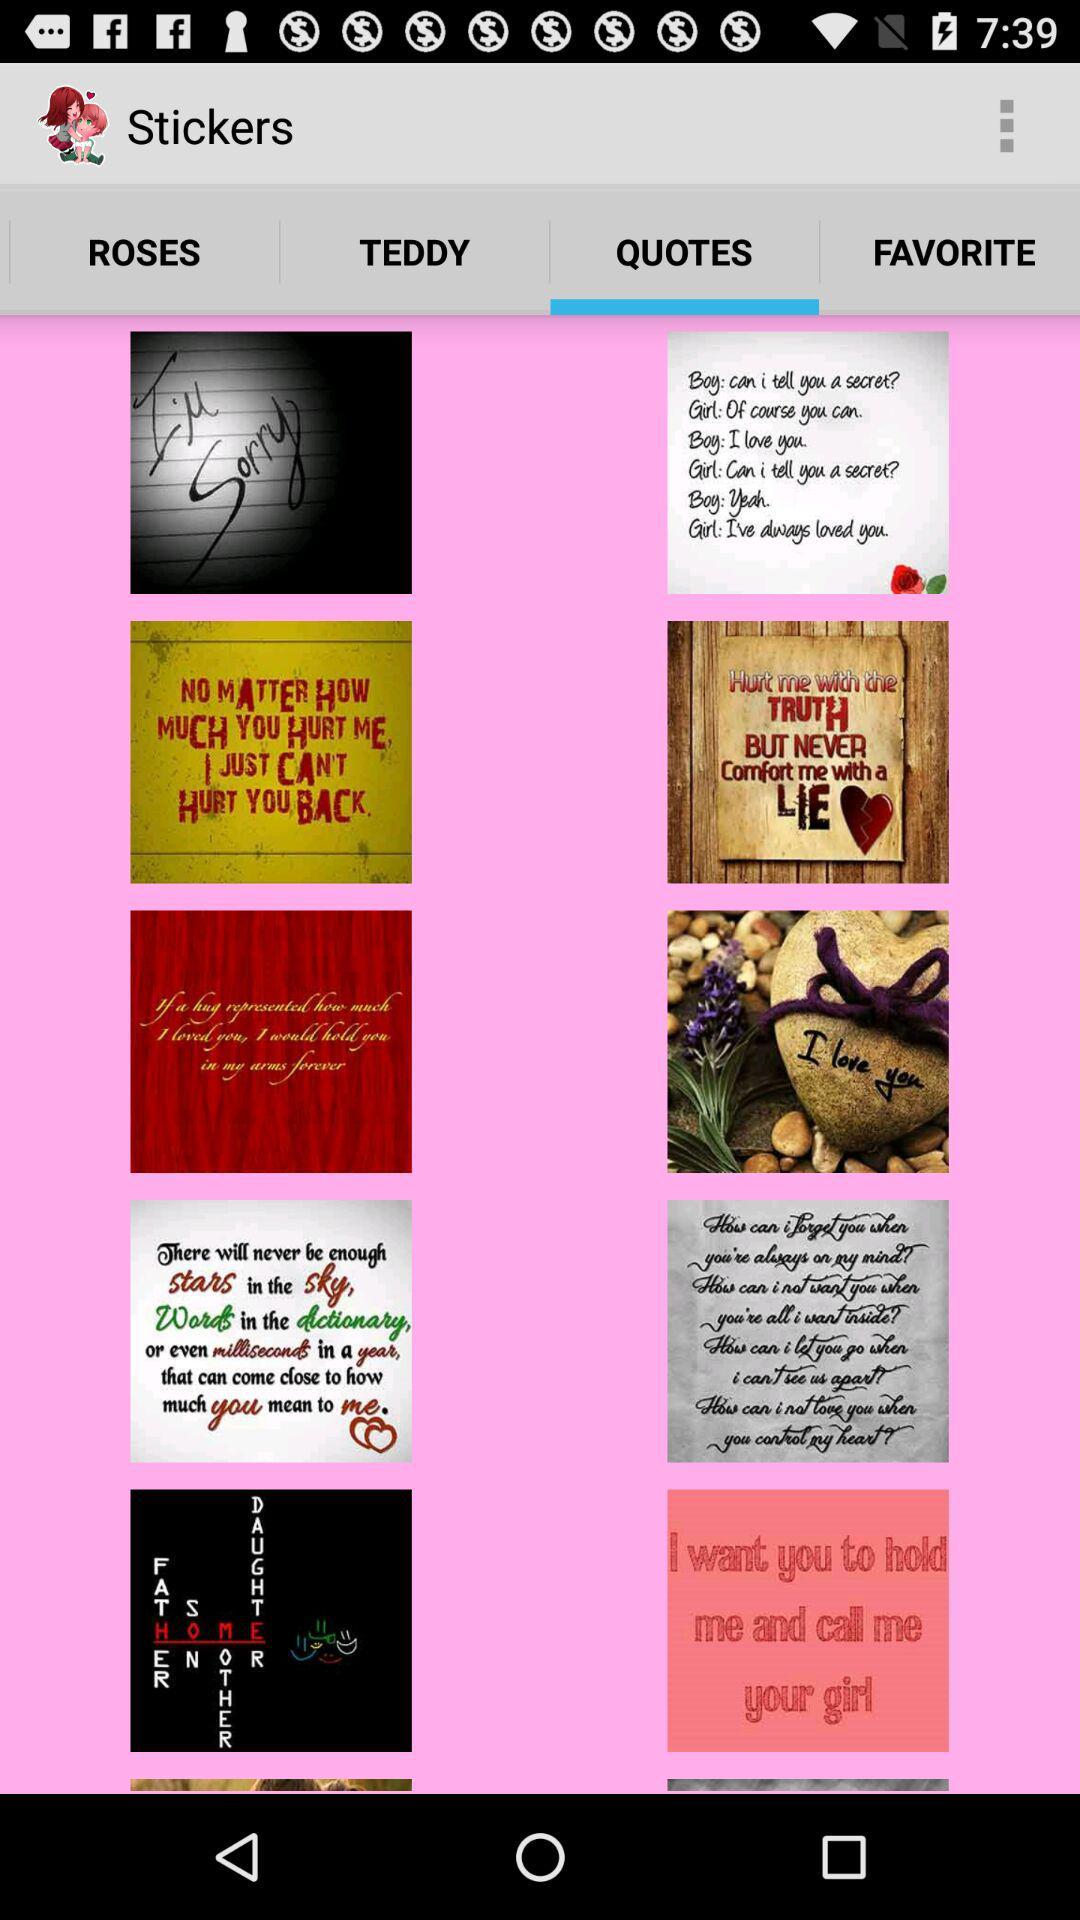 The width and height of the screenshot is (1080, 1920). What do you see at coordinates (1006, 124) in the screenshot?
I see `icon above the favorite` at bounding box center [1006, 124].